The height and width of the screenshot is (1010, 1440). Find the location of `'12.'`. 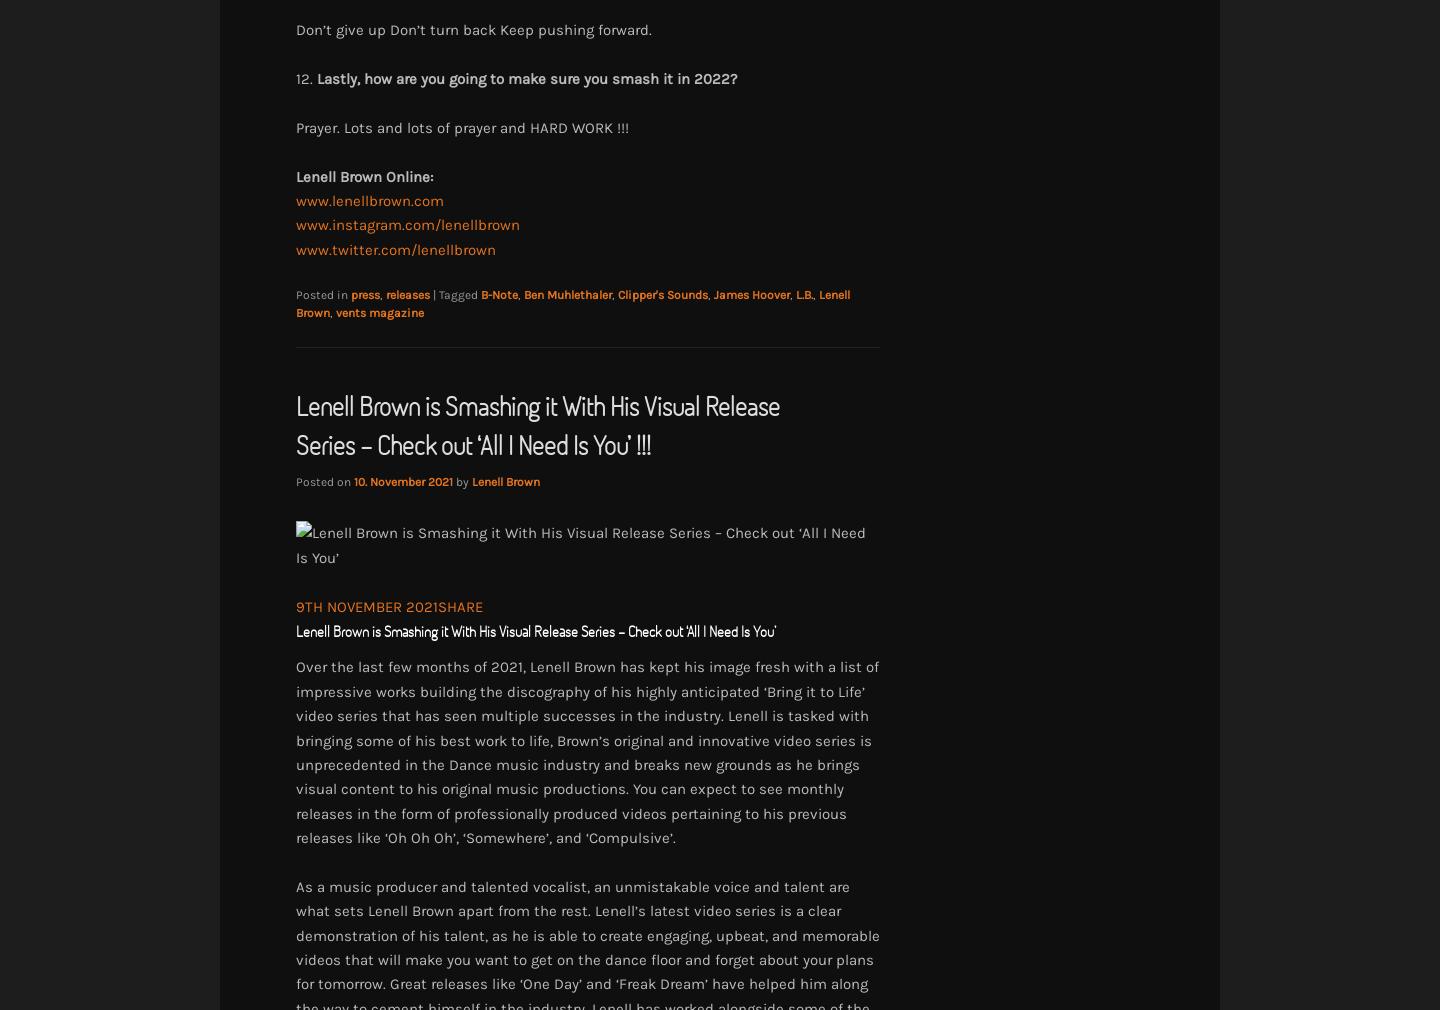

'12.' is located at coordinates (306, 77).